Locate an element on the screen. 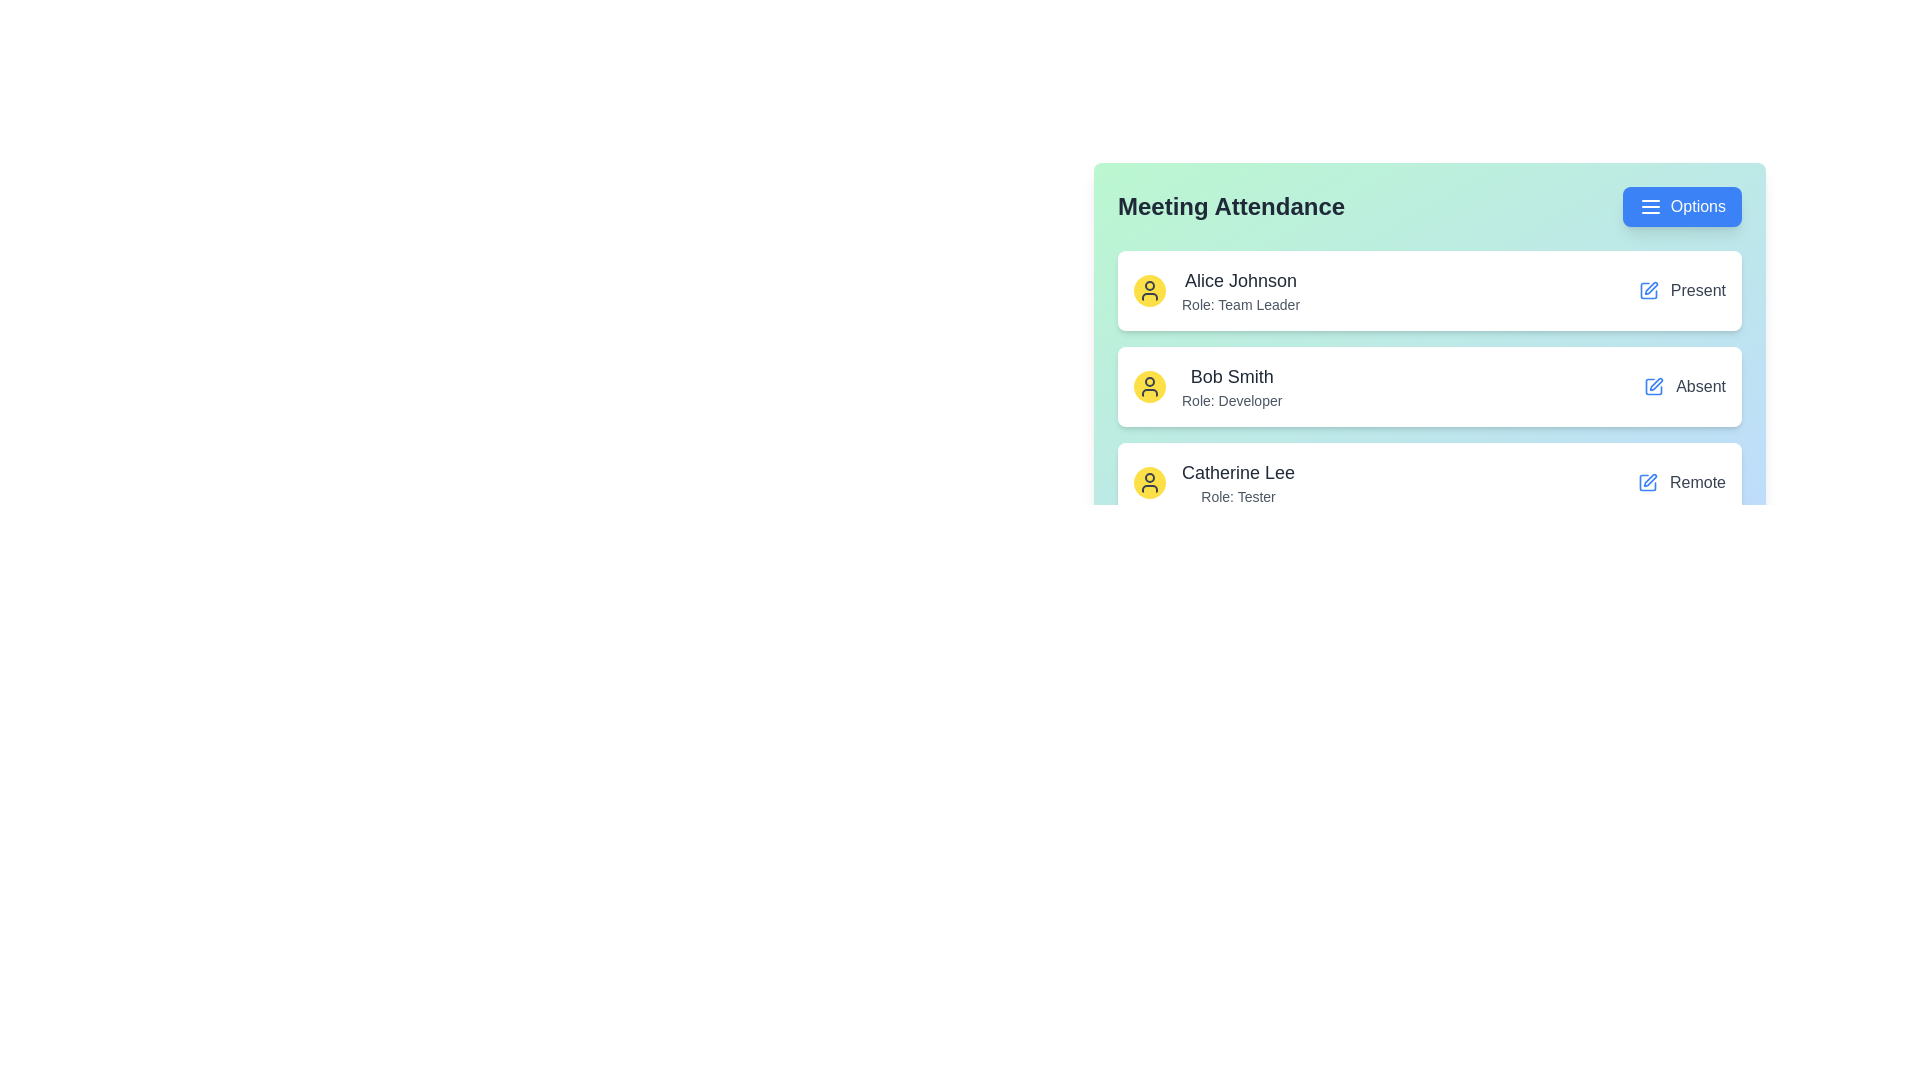  the 'Present' text label, which is styled in medium-sized sans-serif font and located to the right of the attendance box for 'Alice Johnson' is located at coordinates (1681, 290).